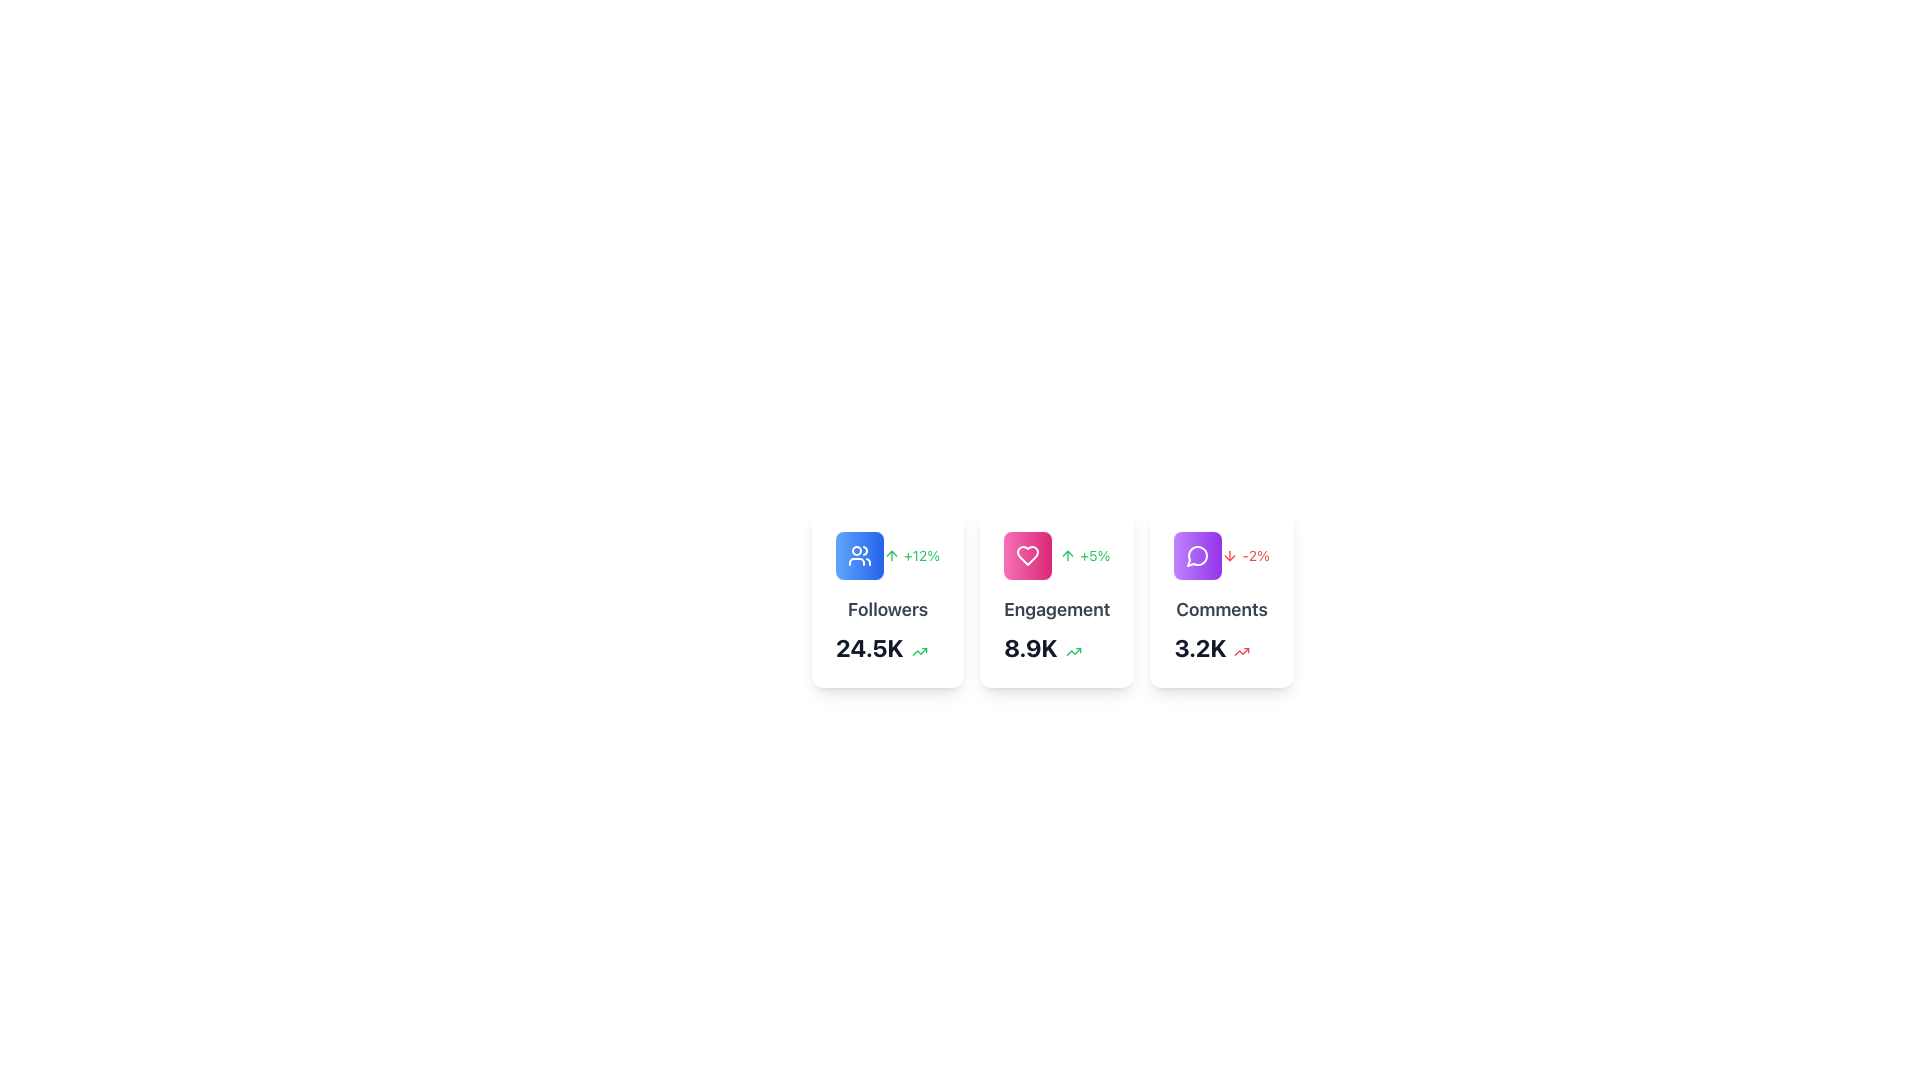 This screenshot has width=1920, height=1080. I want to click on the static text label indicating a numerical percentage decrease within the 'Comments' card, located in the upper right portion of the third card from the left, so click(1255, 555).